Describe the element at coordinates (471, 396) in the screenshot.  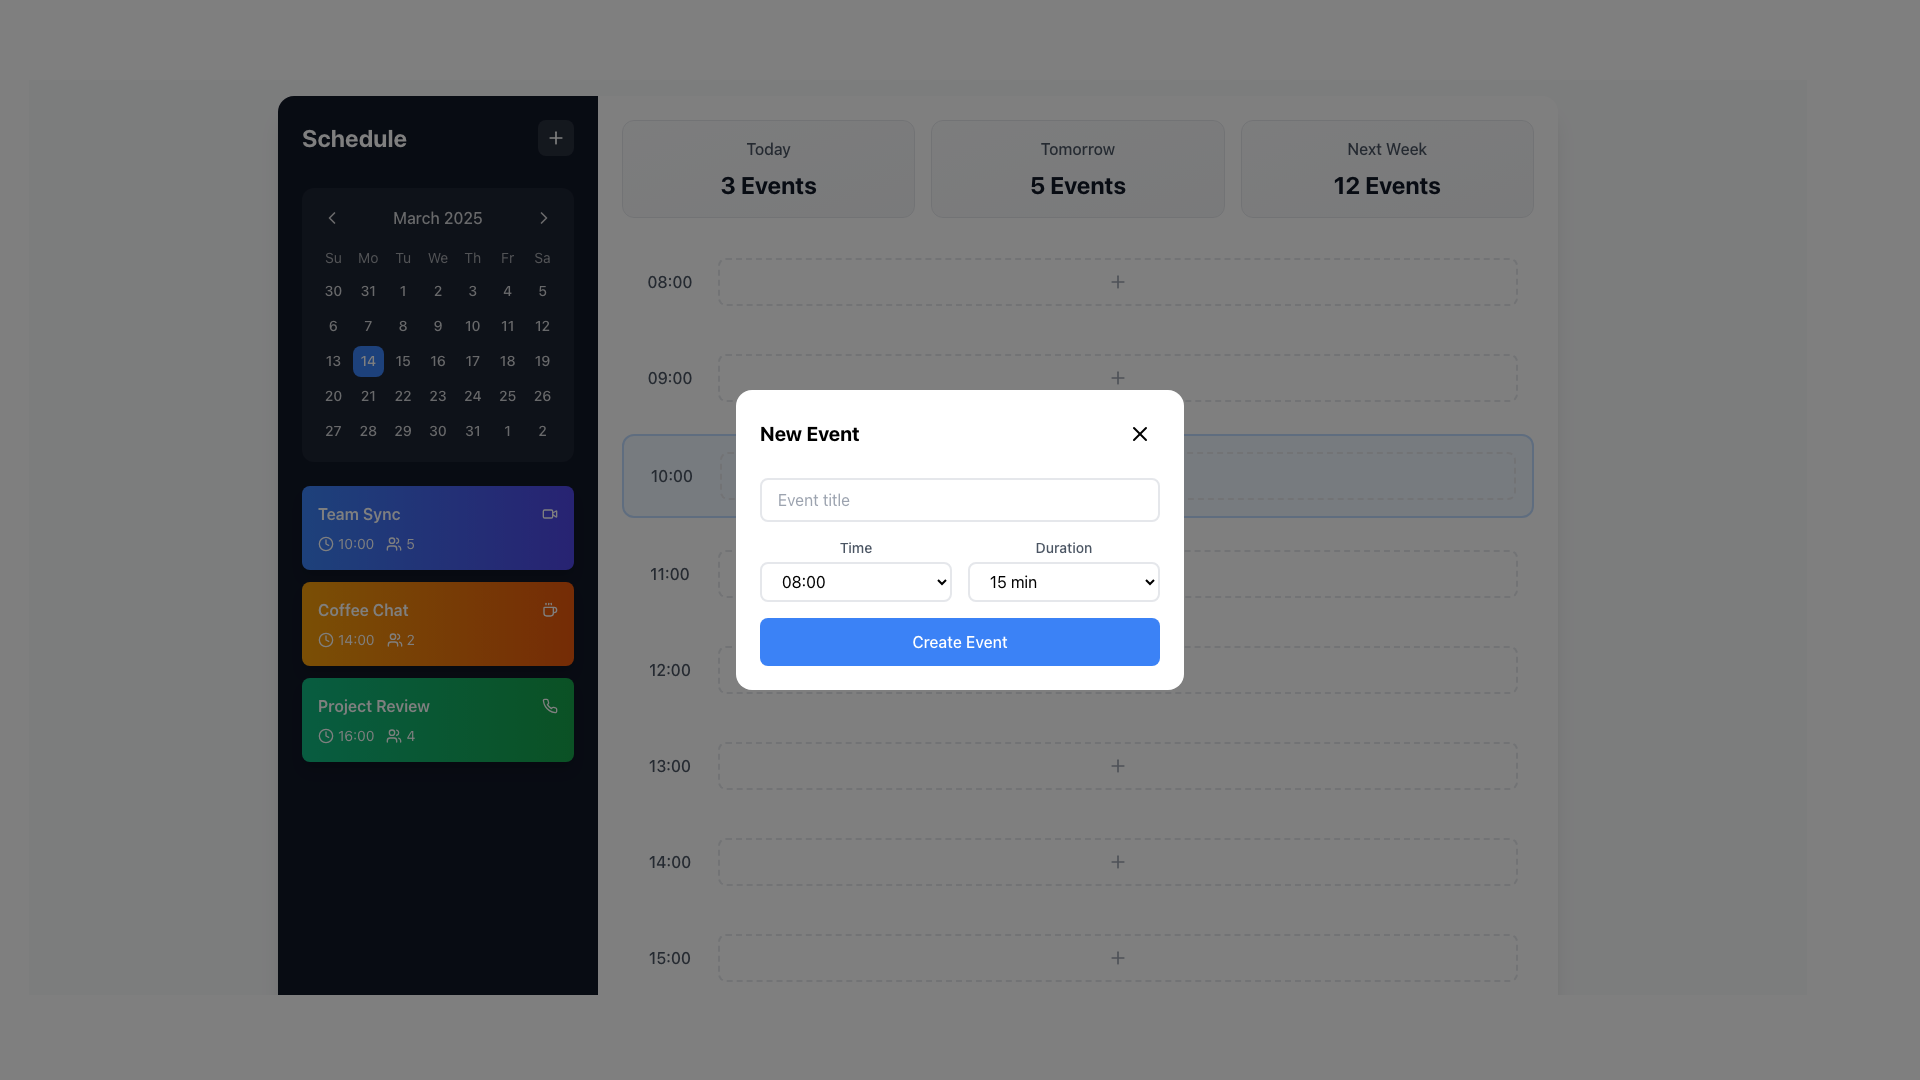
I see `the clickable date block representing the 24th of March 2025, located in the fourth row and fifth column of the calendar grid` at that location.